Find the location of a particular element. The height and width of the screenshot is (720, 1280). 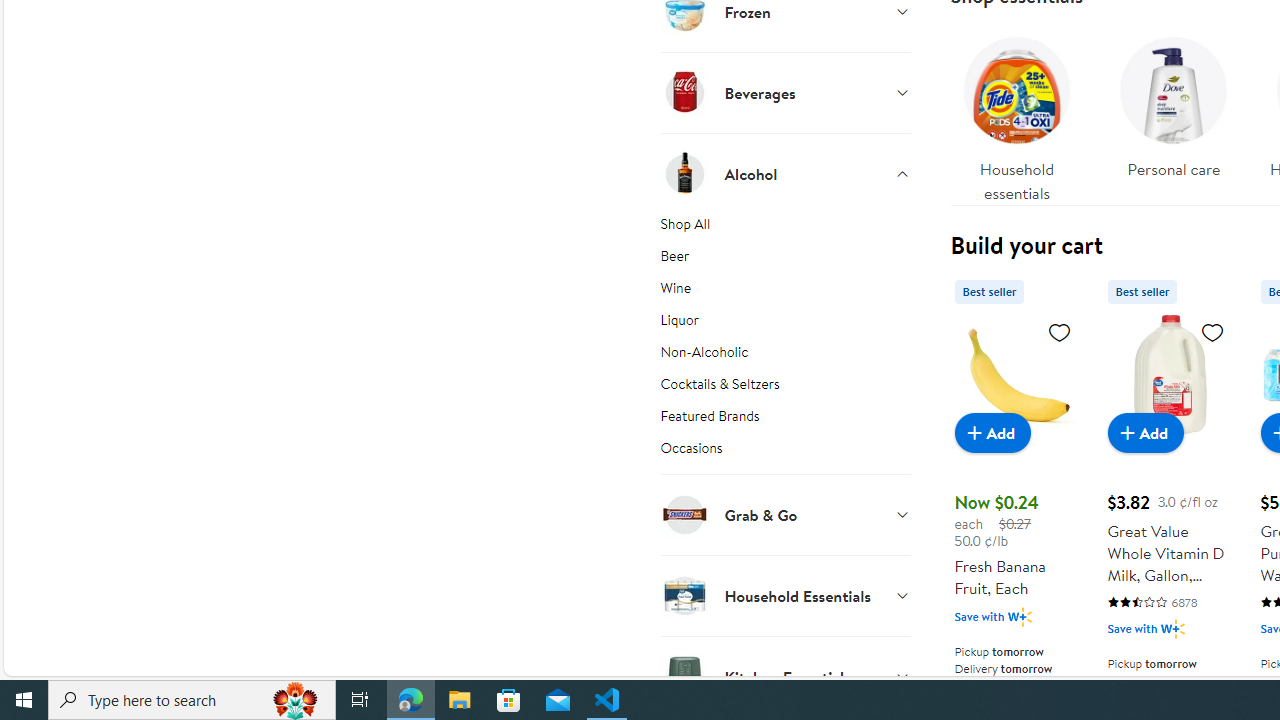

'Household Essentials' is located at coordinates (784, 594).